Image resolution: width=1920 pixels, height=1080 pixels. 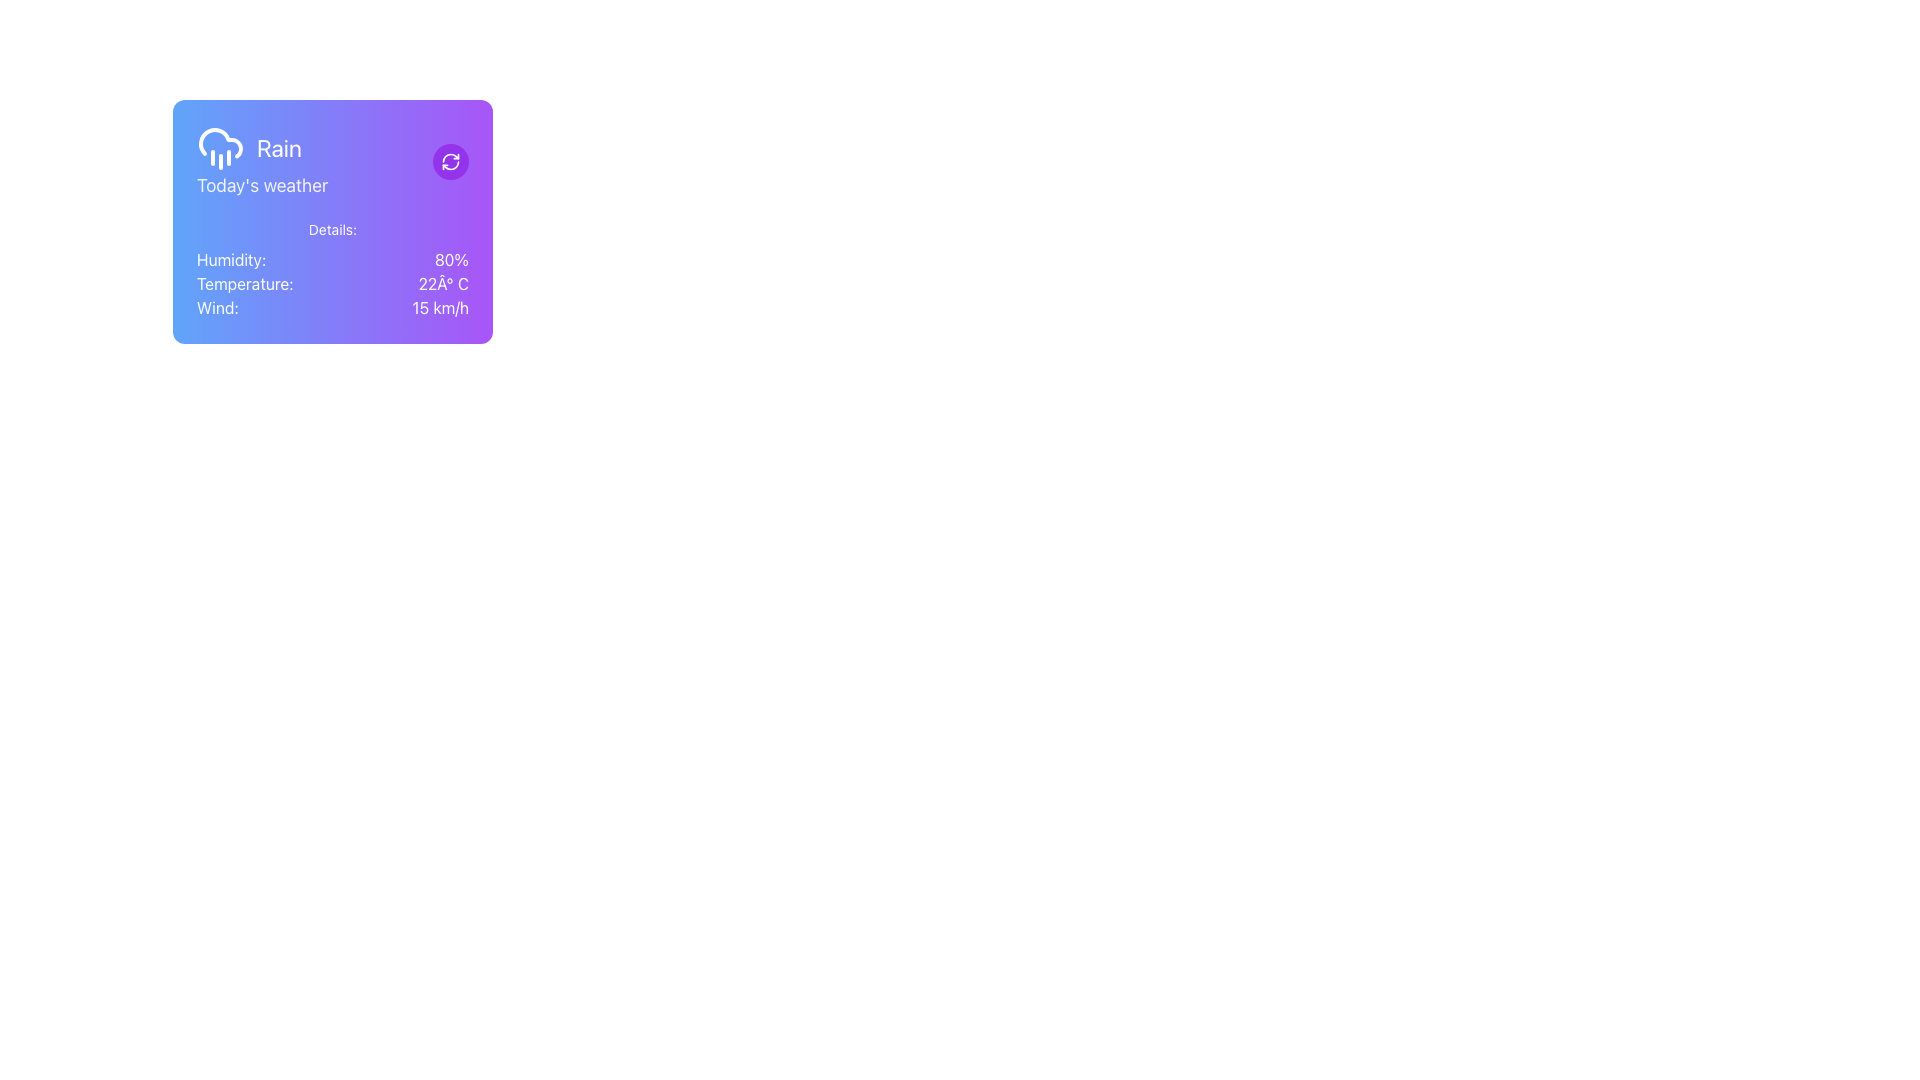 I want to click on the text label that reads 'Details:' which is styled with a small font size and white text color, located at the top of the vertical layout containing weather information, so click(x=332, y=229).